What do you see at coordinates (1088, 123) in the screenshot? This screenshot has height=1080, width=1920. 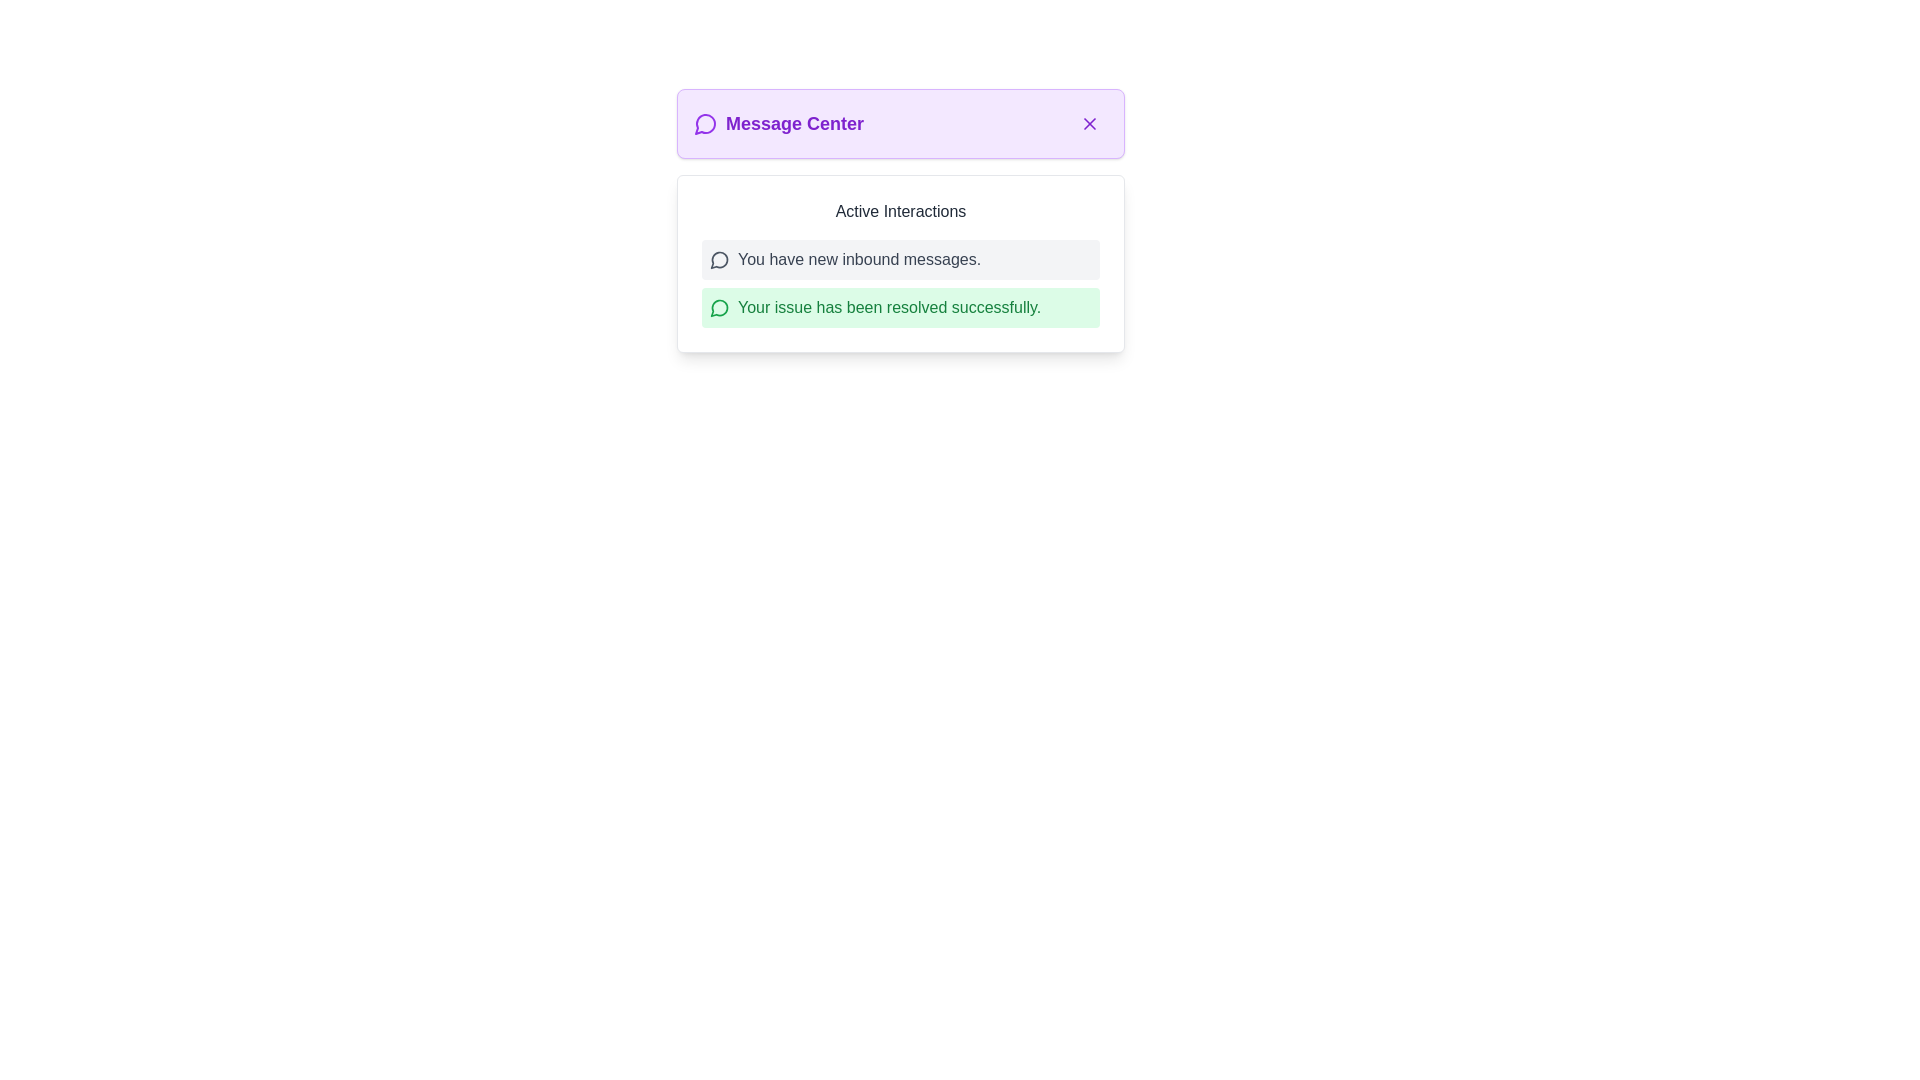 I see `the circular button with a purple cross icon located at the top-right corner of the 'Message Center' panel` at bounding box center [1088, 123].